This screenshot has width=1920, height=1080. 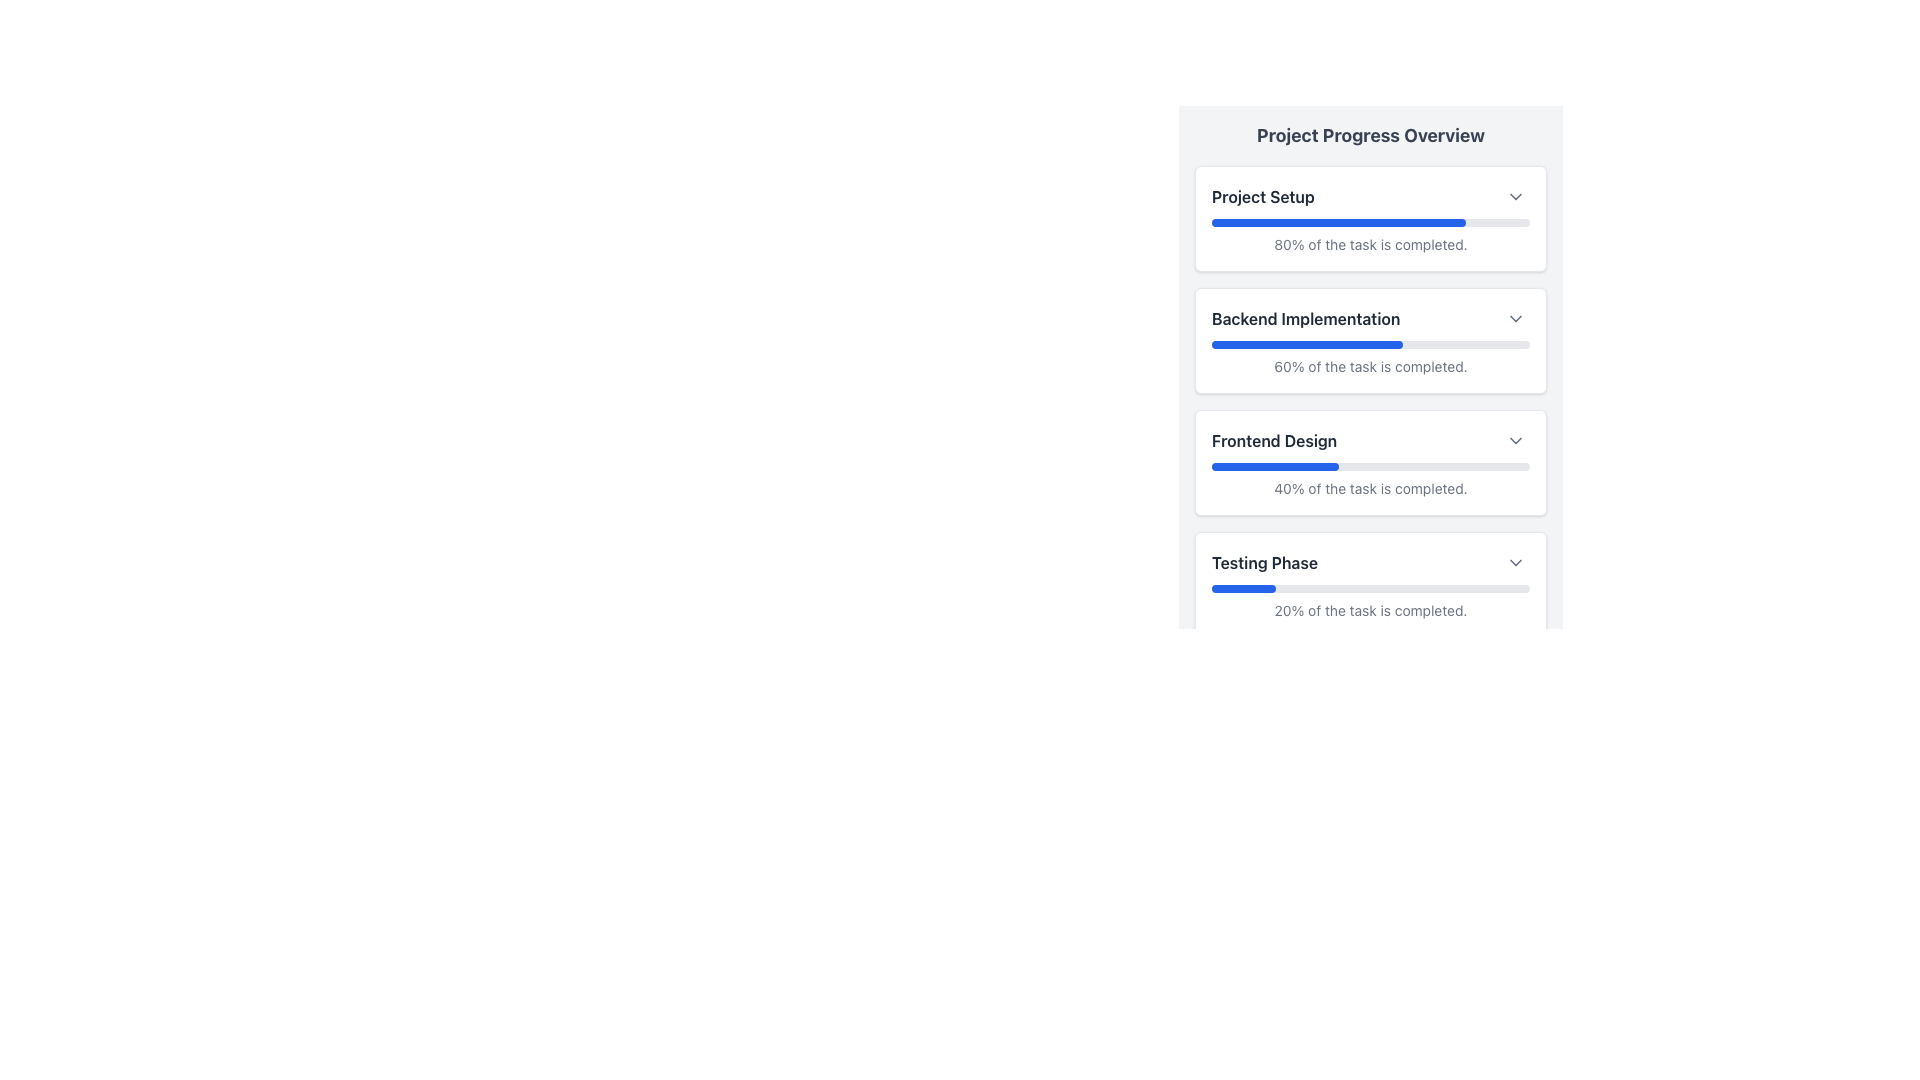 I want to click on informational text label that indicates 20% completion of the 'Testing Phase', located centrally below the progress bar, so click(x=1370, y=609).